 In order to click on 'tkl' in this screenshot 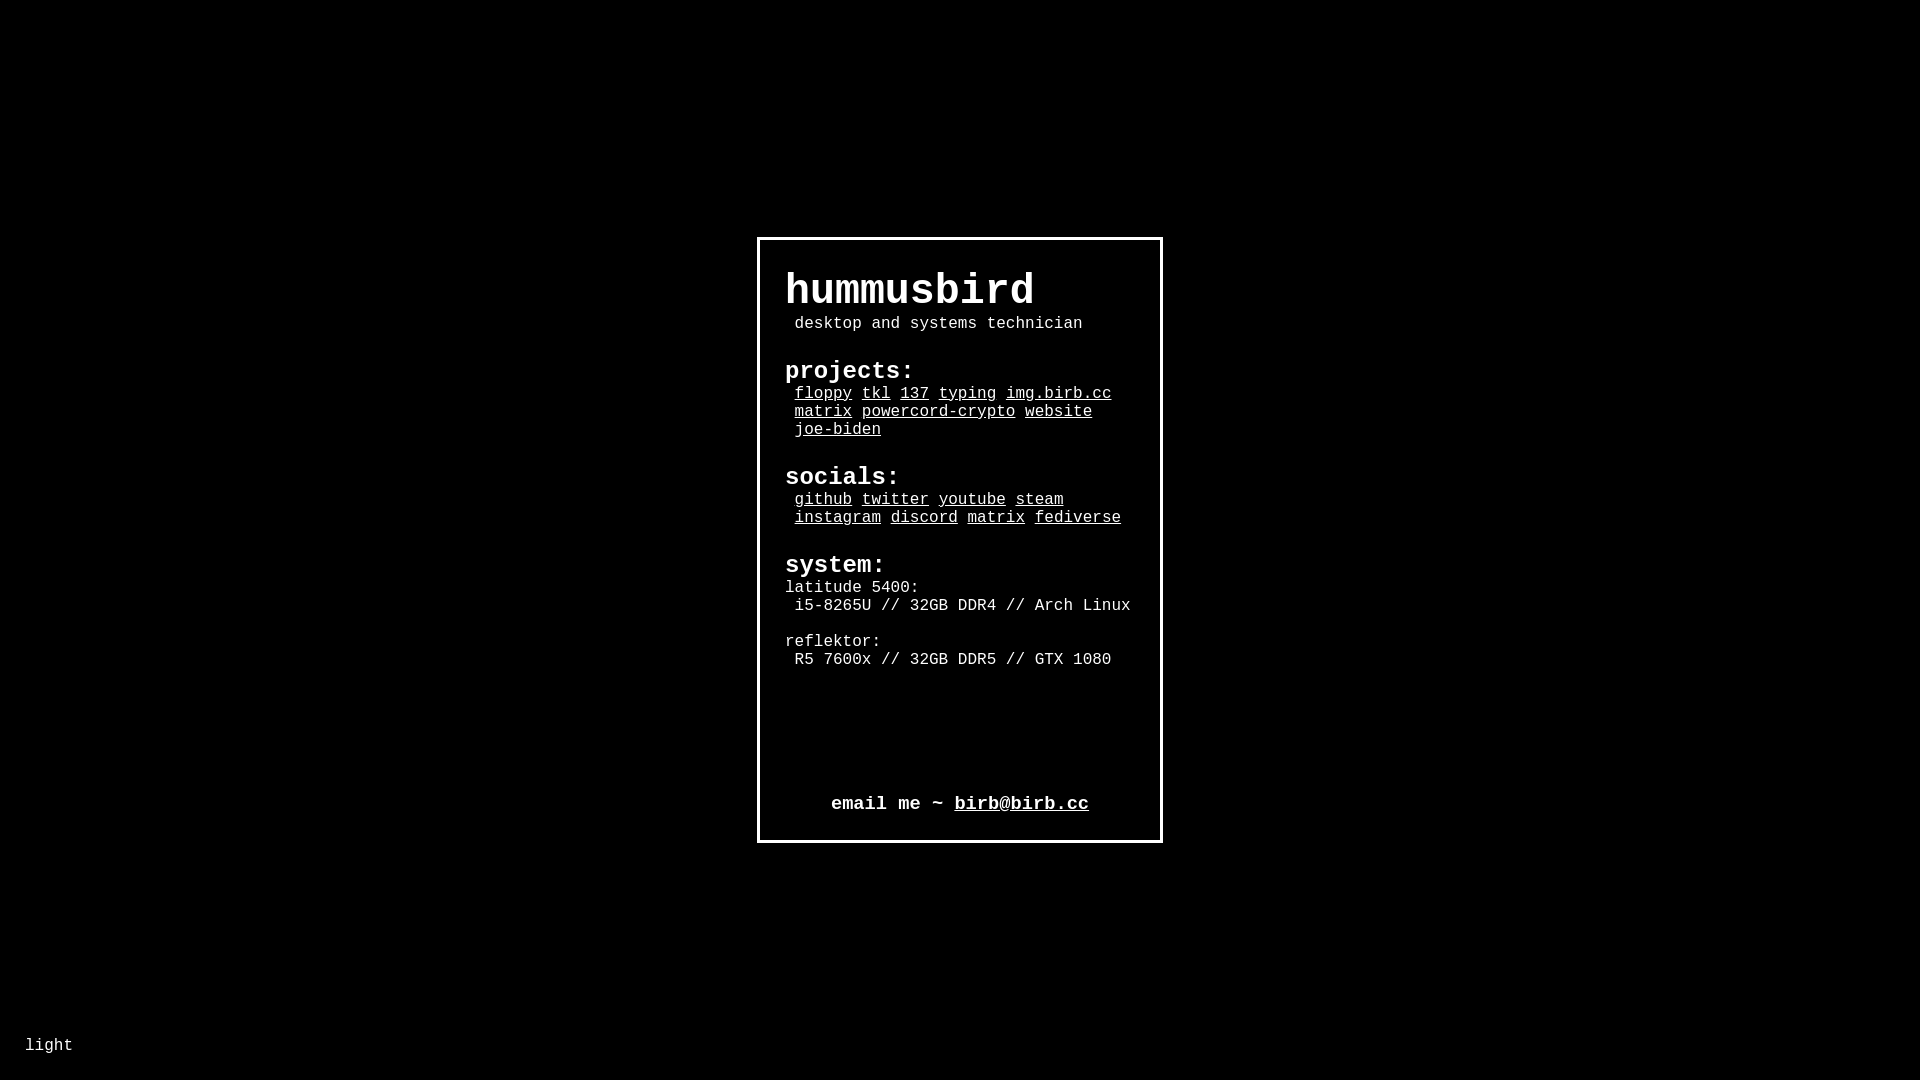, I will do `click(876, 393)`.